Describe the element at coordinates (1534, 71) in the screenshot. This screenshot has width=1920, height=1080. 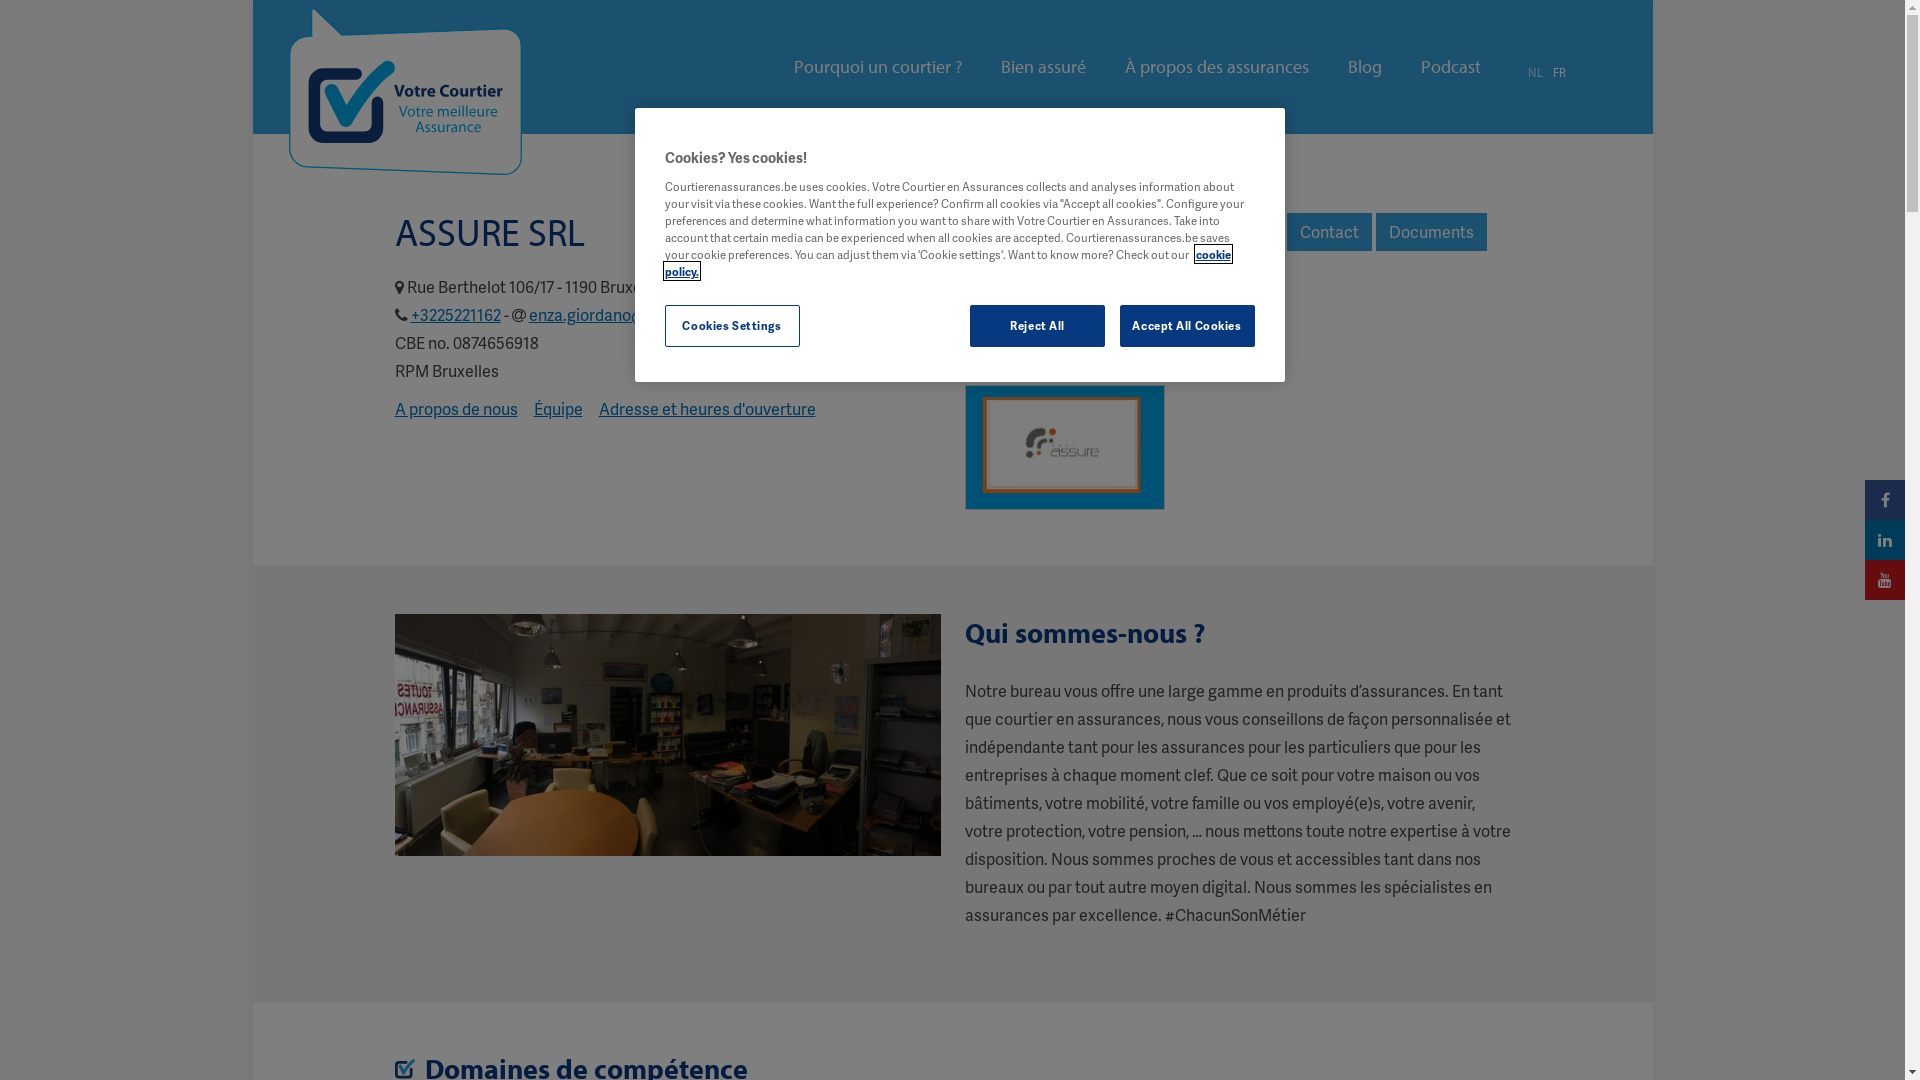
I see `'NL'` at that location.